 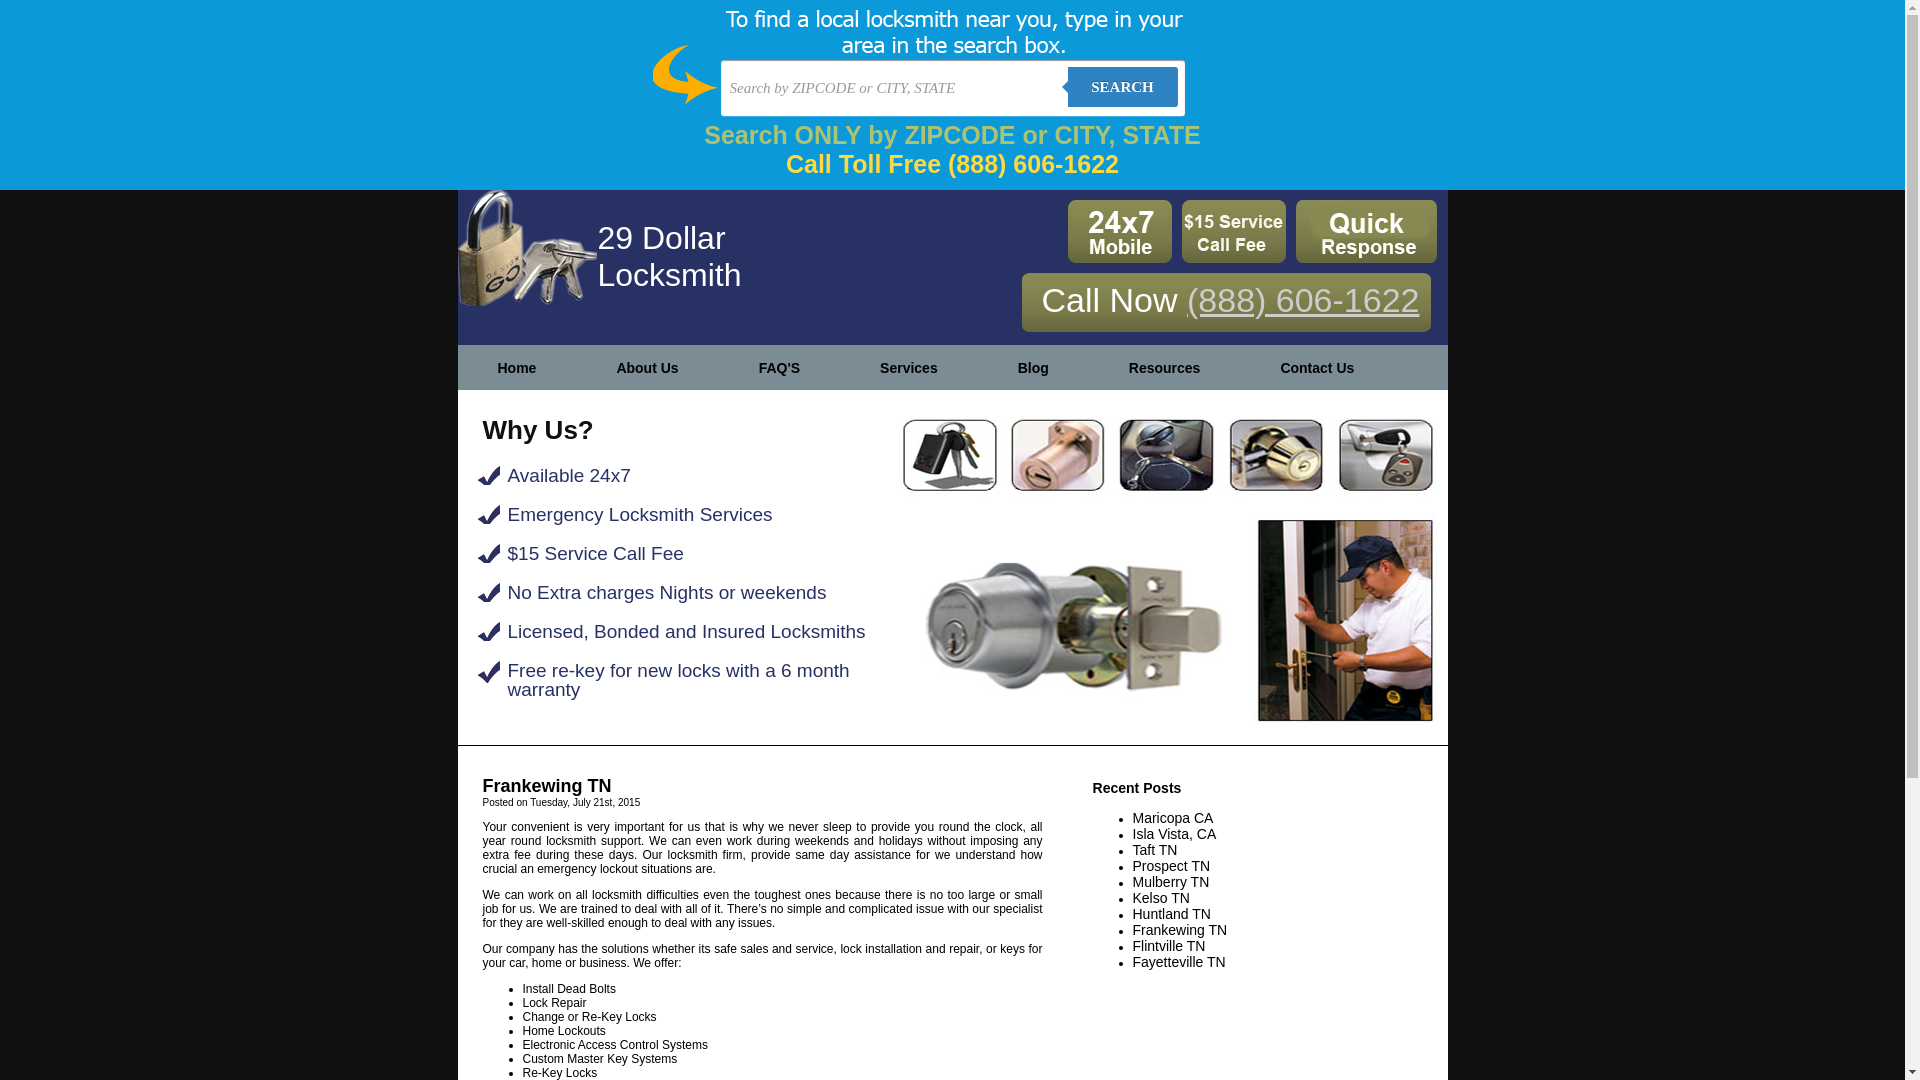 What do you see at coordinates (1174, 833) in the screenshot?
I see `'Isla Vista, CA'` at bounding box center [1174, 833].